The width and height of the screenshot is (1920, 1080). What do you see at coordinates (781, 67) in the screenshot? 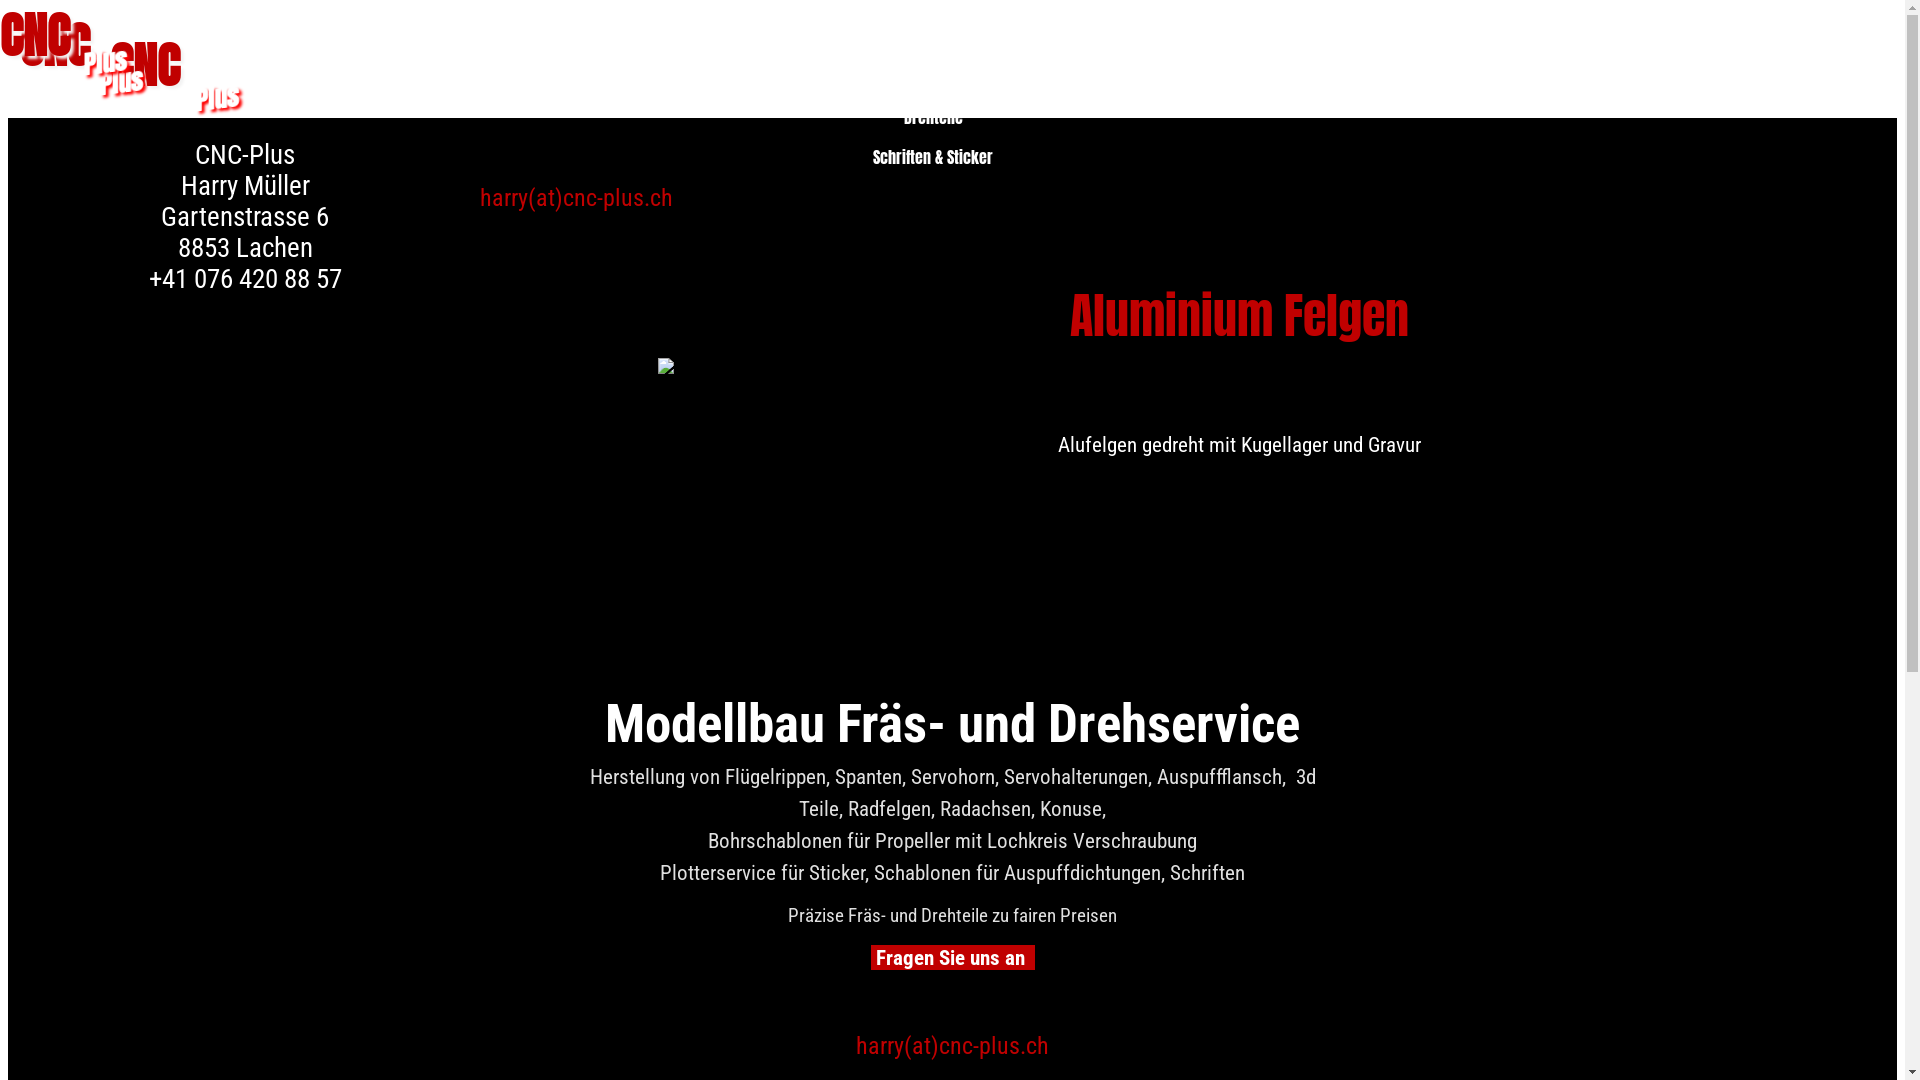
I see `'Homepage'` at bounding box center [781, 67].